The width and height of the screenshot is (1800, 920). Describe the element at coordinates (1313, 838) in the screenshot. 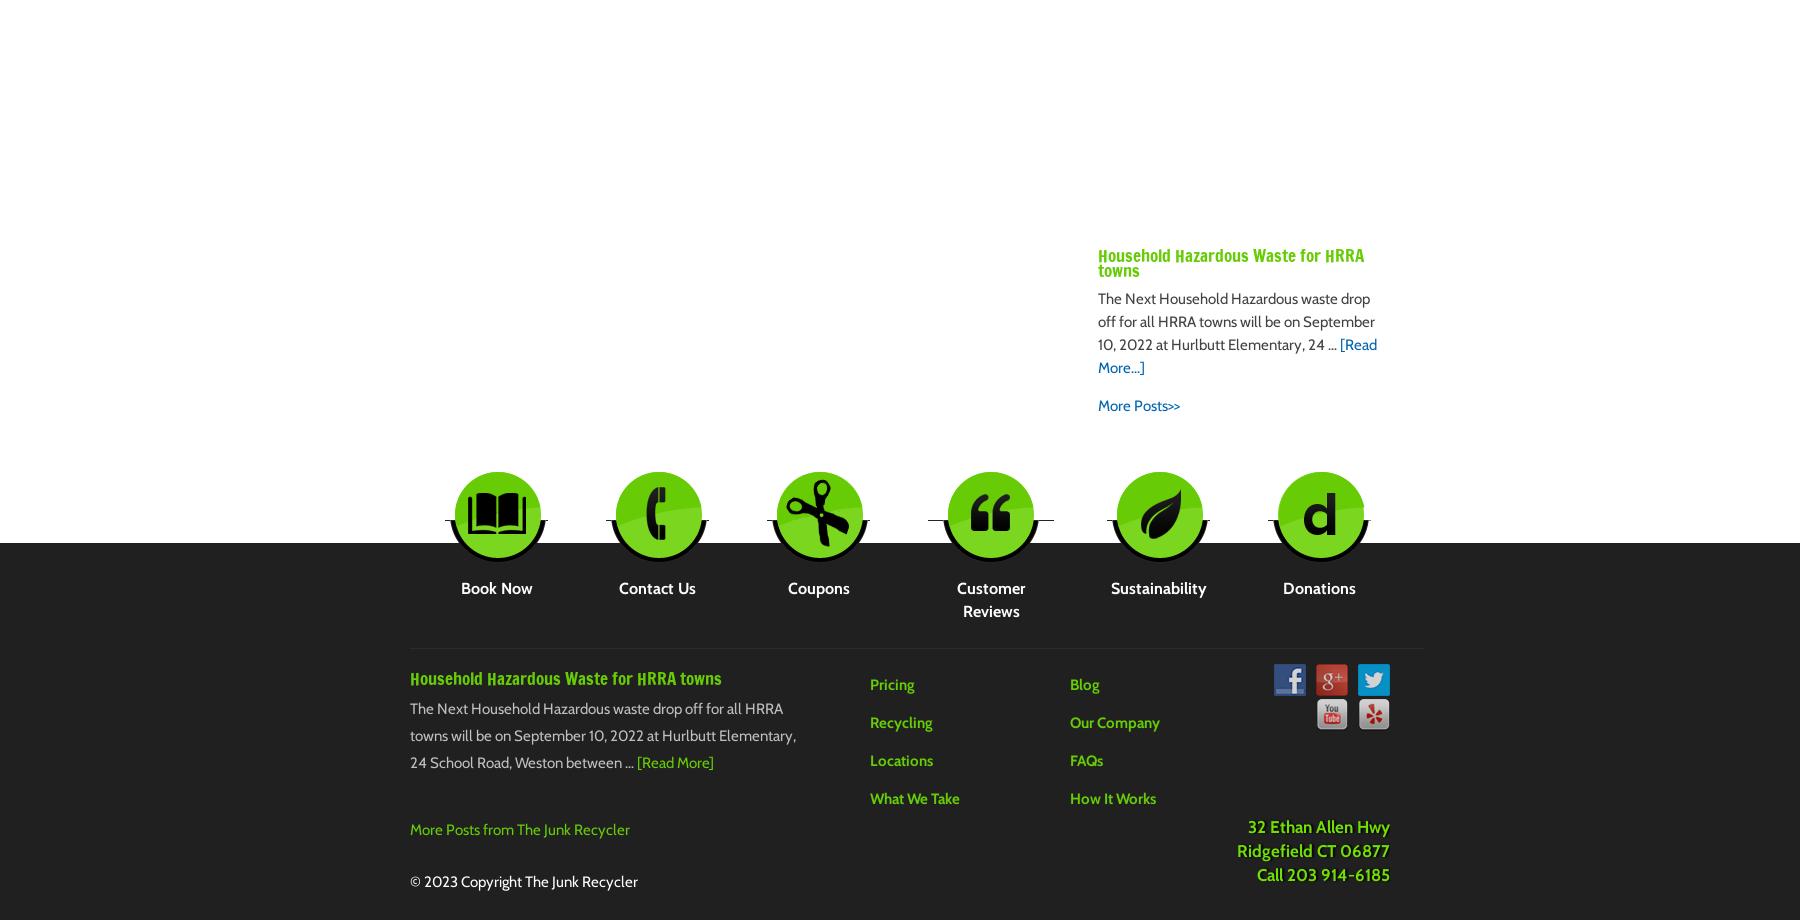

I see `'32 Ethan Allen Hwy Ridgefield CT 06877'` at that location.